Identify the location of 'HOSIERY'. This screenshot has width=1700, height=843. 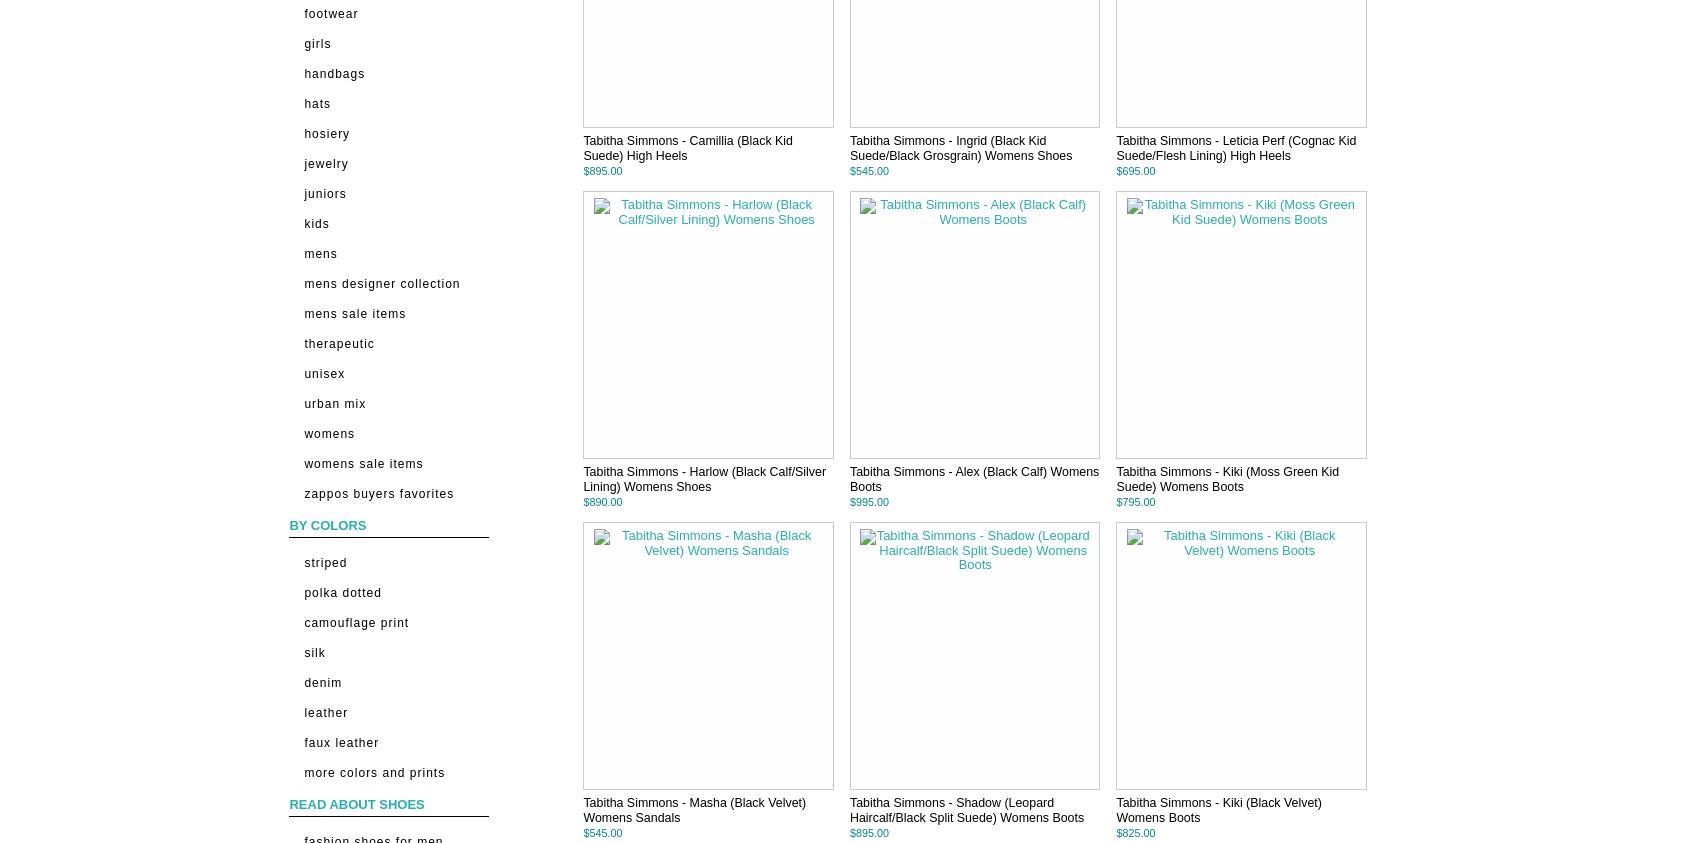
(326, 132).